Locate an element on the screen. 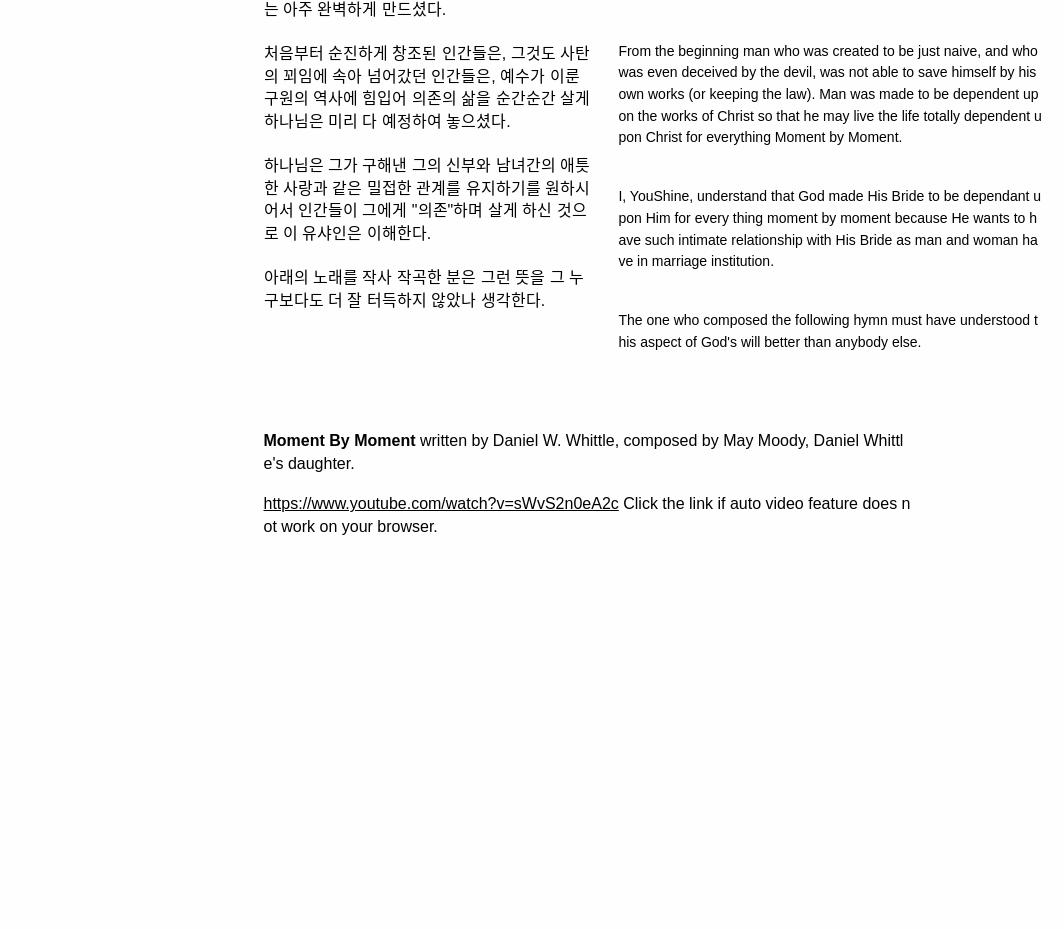  'The one who composed the following hymn must have understood this 		aspect of God's will better than anybody else' is located at coordinates (827, 330).